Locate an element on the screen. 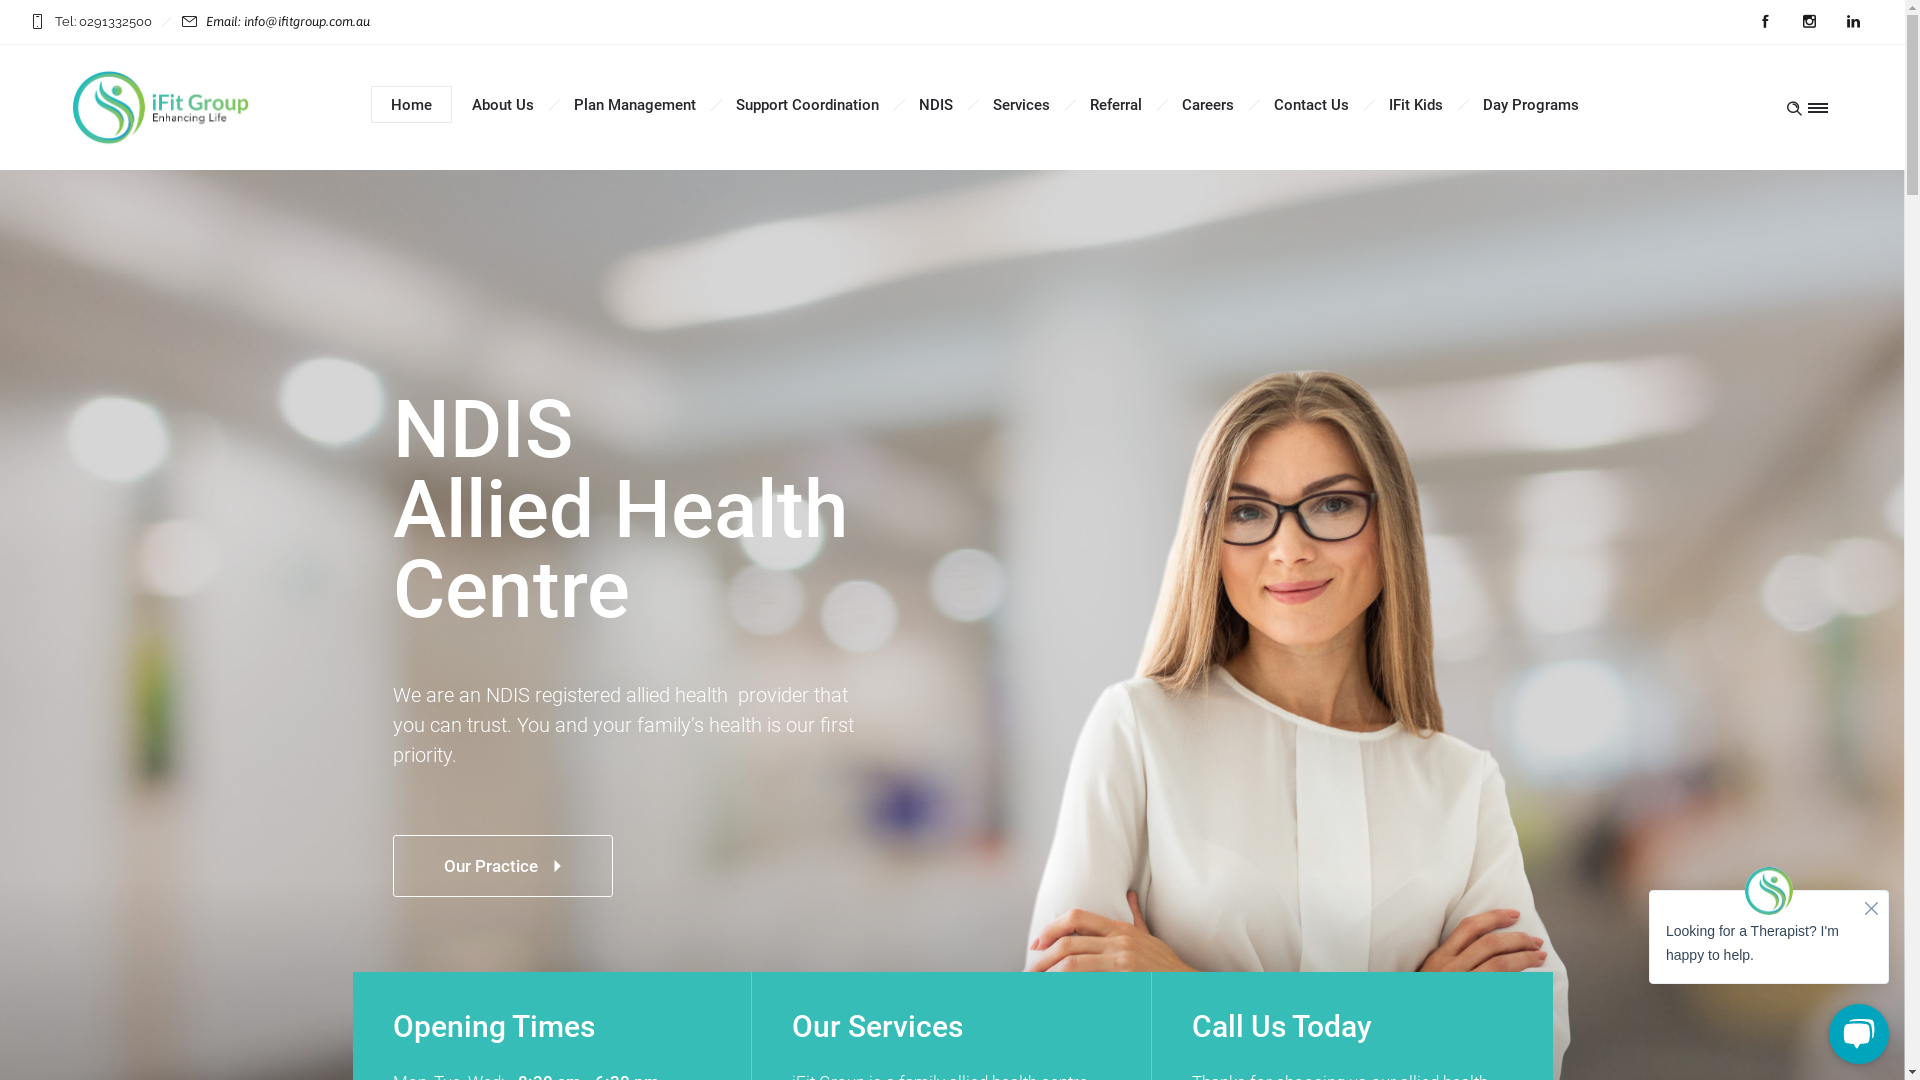 This screenshot has width=1920, height=1080. 'Referral' is located at coordinates (1069, 104).